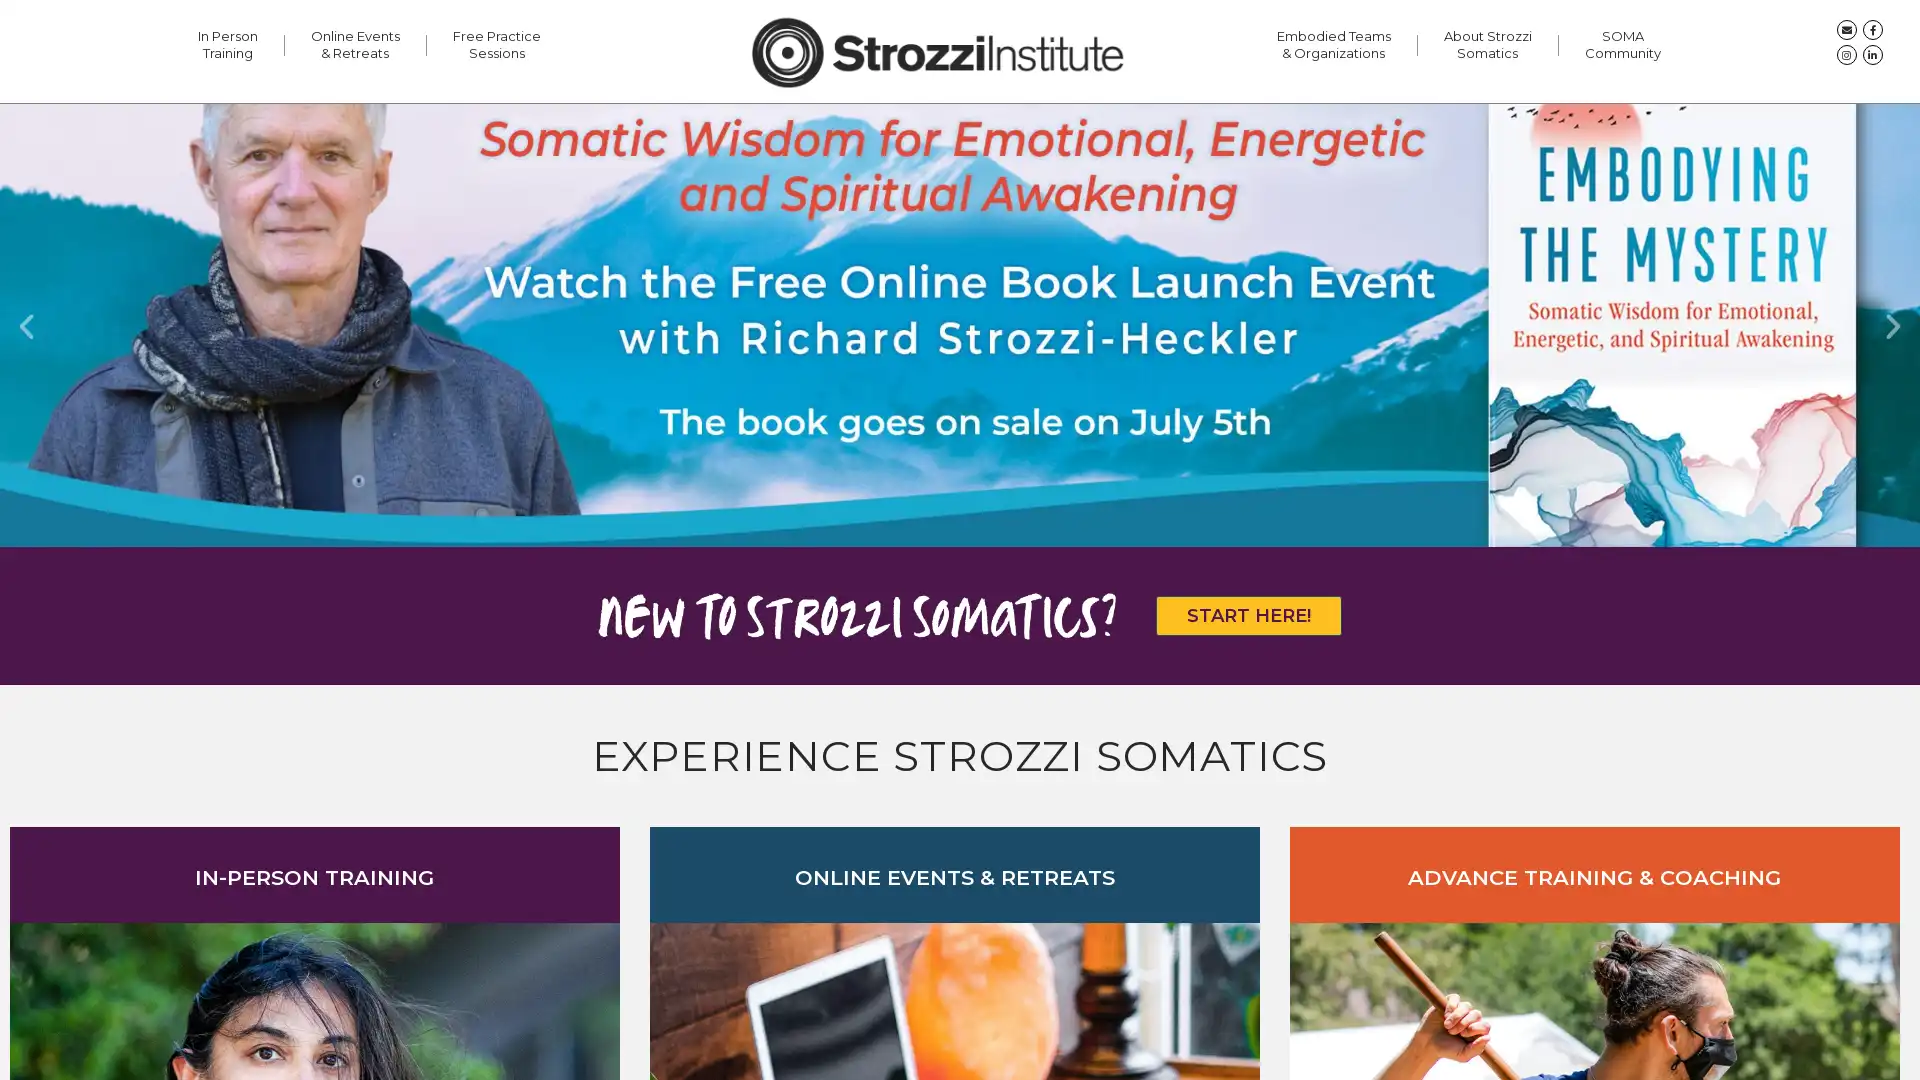 Image resolution: width=1920 pixels, height=1080 pixels. What do you see at coordinates (1892, 324) in the screenshot?
I see `Next slide` at bounding box center [1892, 324].